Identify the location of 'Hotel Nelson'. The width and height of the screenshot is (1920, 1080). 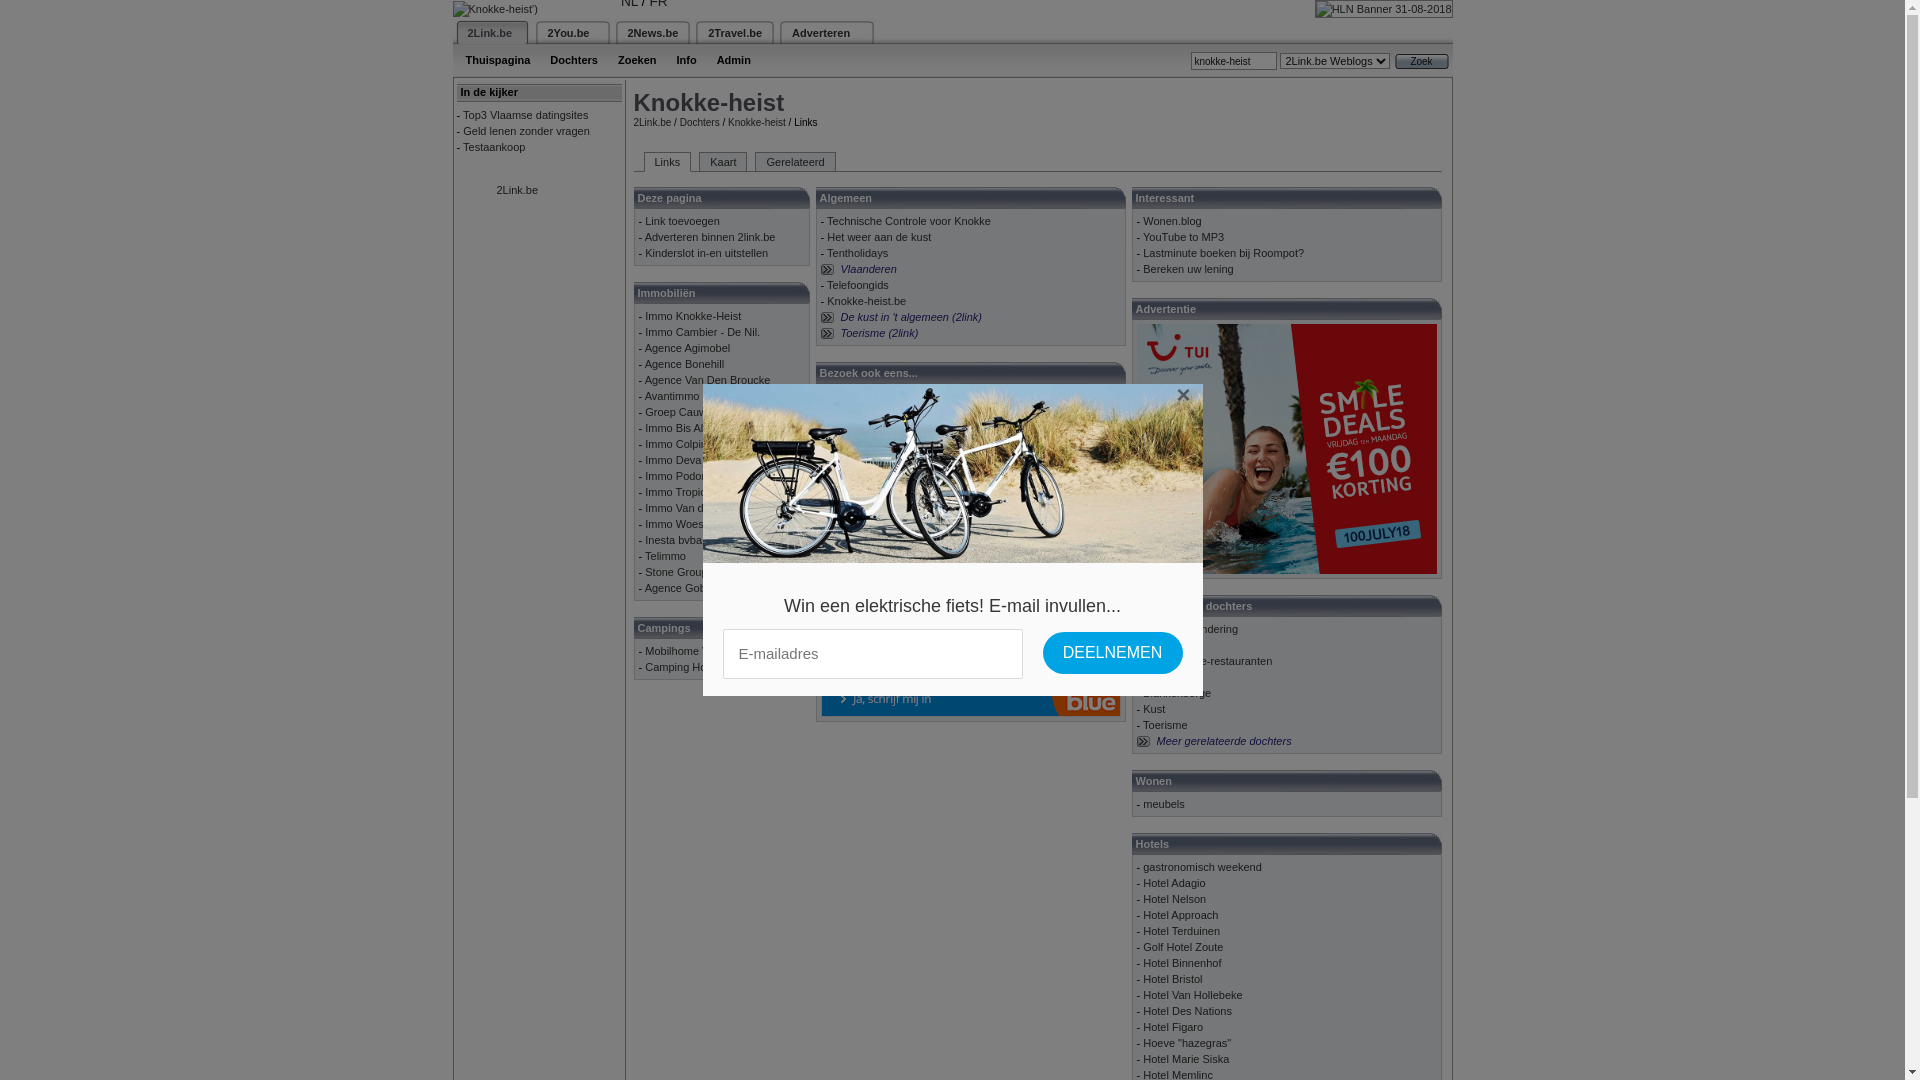
(1142, 897).